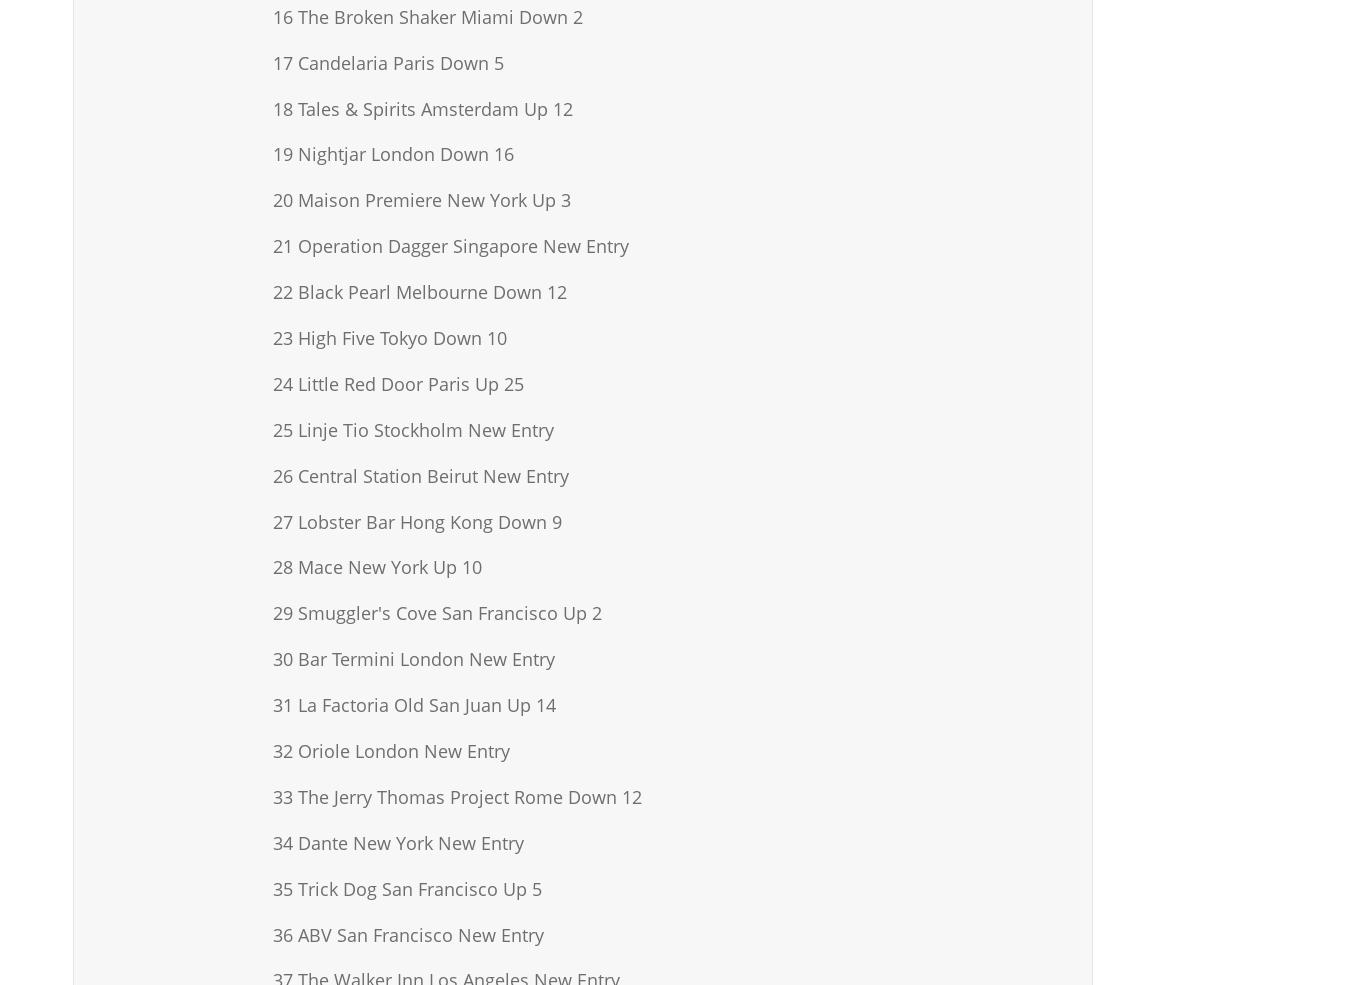  What do you see at coordinates (397, 382) in the screenshot?
I see `'24	Little Red Door	Paris	Up 25'` at bounding box center [397, 382].